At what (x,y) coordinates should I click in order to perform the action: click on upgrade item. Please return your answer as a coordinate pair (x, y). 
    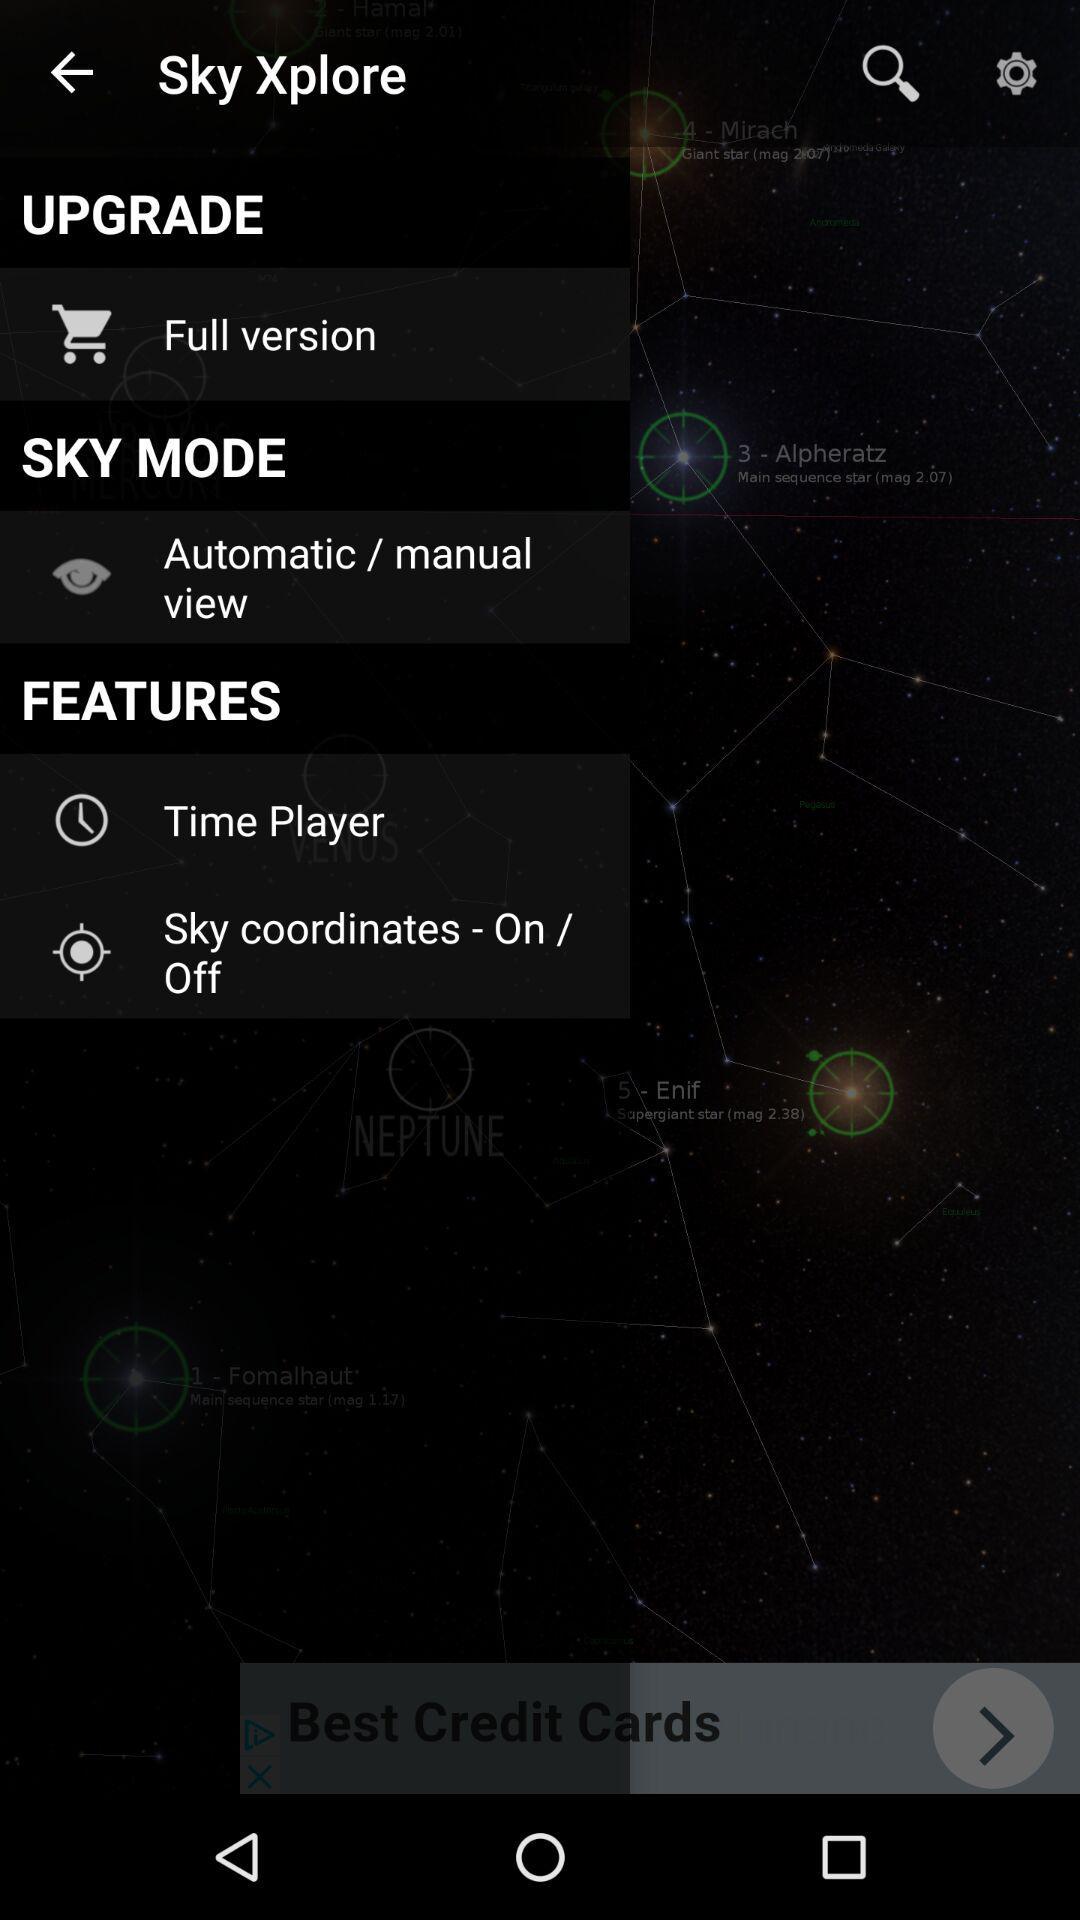
    Looking at the image, I should click on (315, 212).